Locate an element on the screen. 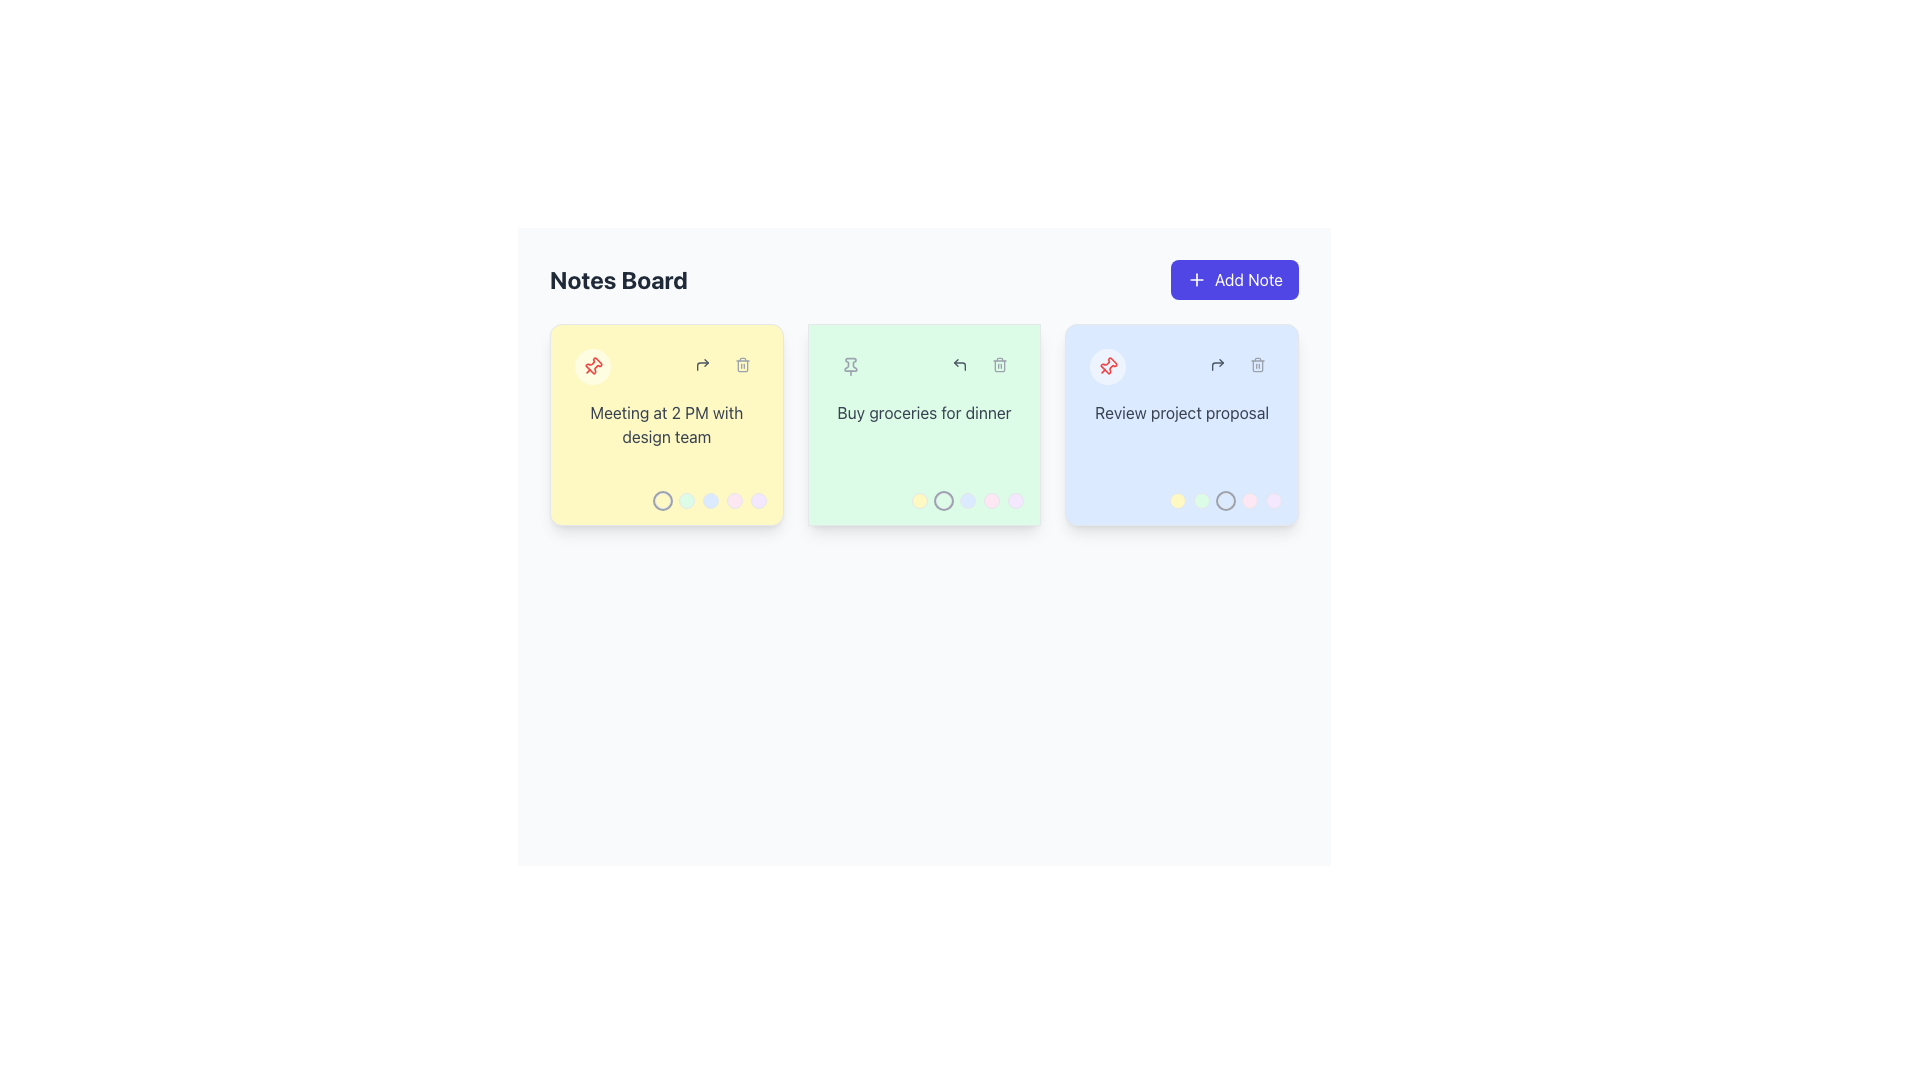 The height and width of the screenshot is (1080, 1920). the visual representation of the trash can icon within the 'Buy groceries for dinner' card on the Notes Board application is located at coordinates (1000, 366).